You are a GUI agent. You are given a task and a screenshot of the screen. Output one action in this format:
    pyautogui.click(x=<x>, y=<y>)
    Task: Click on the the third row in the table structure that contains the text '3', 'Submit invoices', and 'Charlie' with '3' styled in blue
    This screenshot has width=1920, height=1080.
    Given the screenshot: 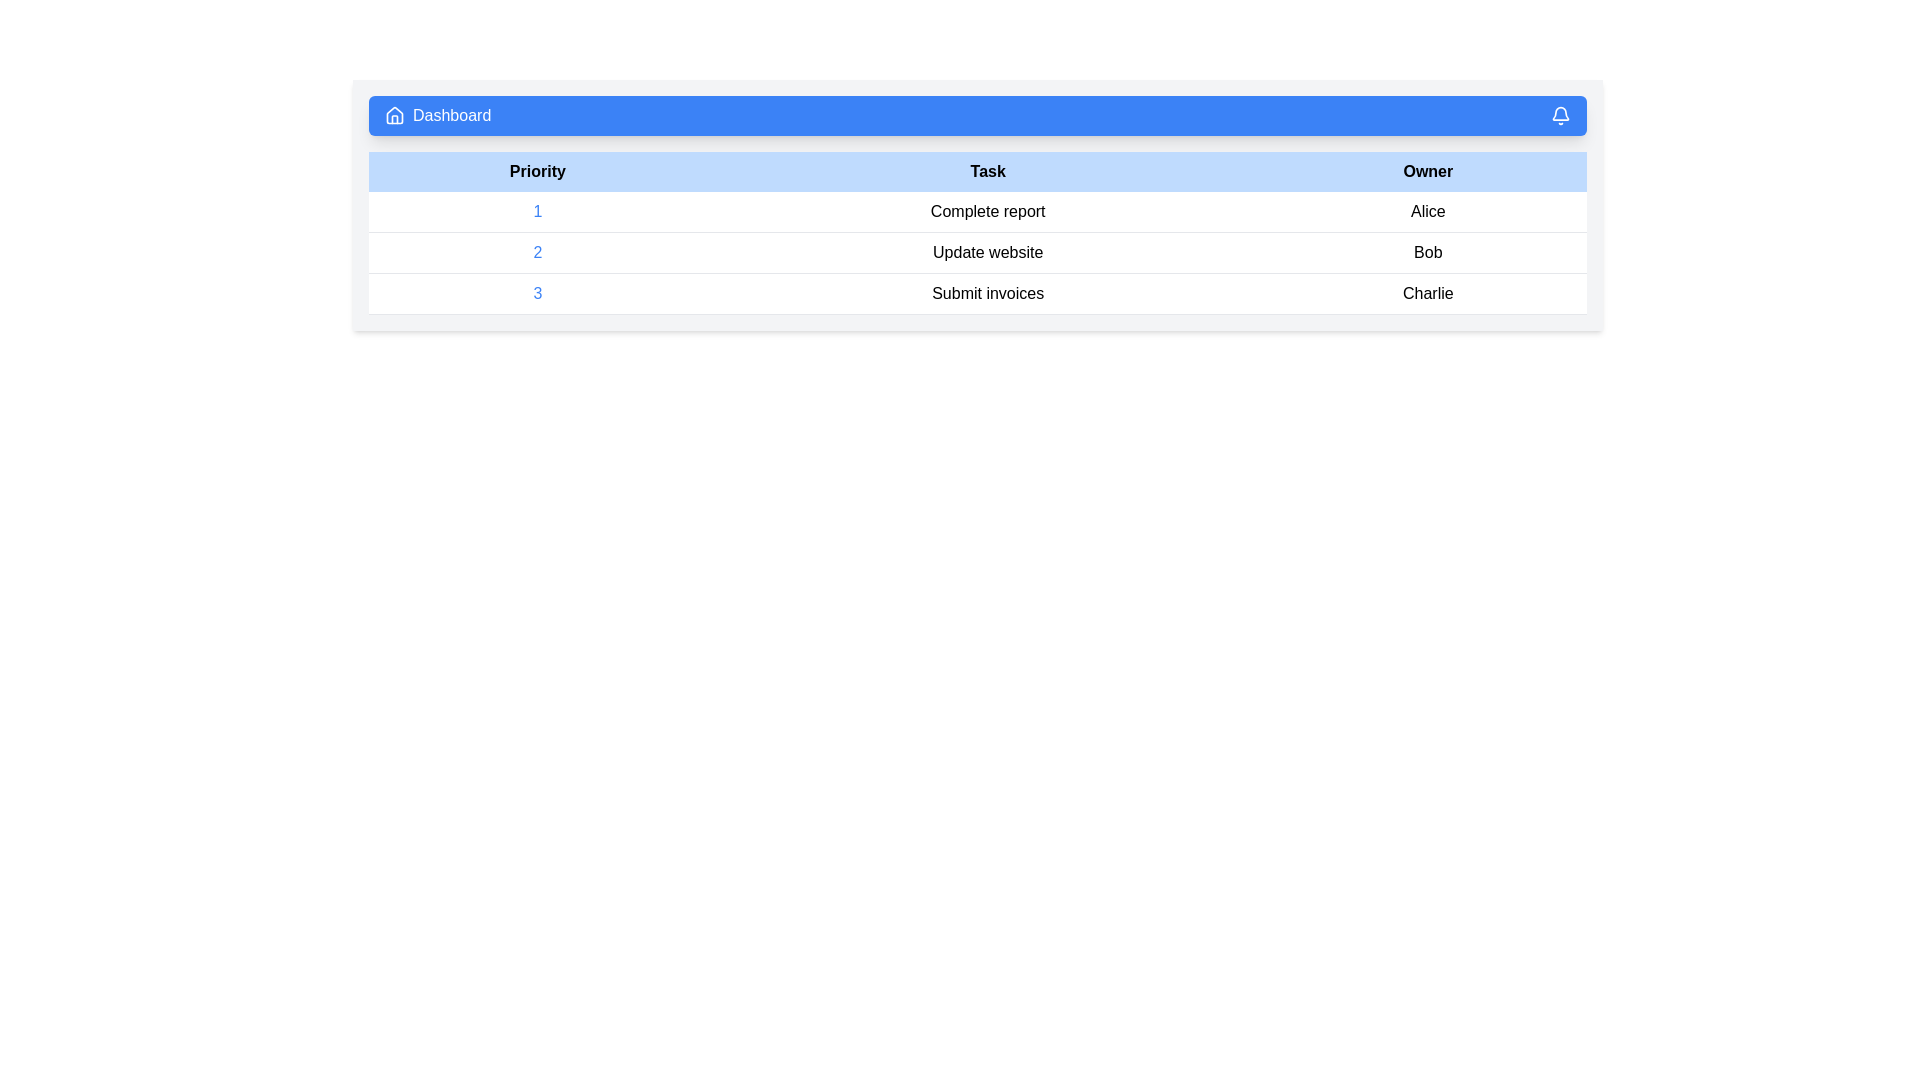 What is the action you would take?
    pyautogui.click(x=978, y=293)
    